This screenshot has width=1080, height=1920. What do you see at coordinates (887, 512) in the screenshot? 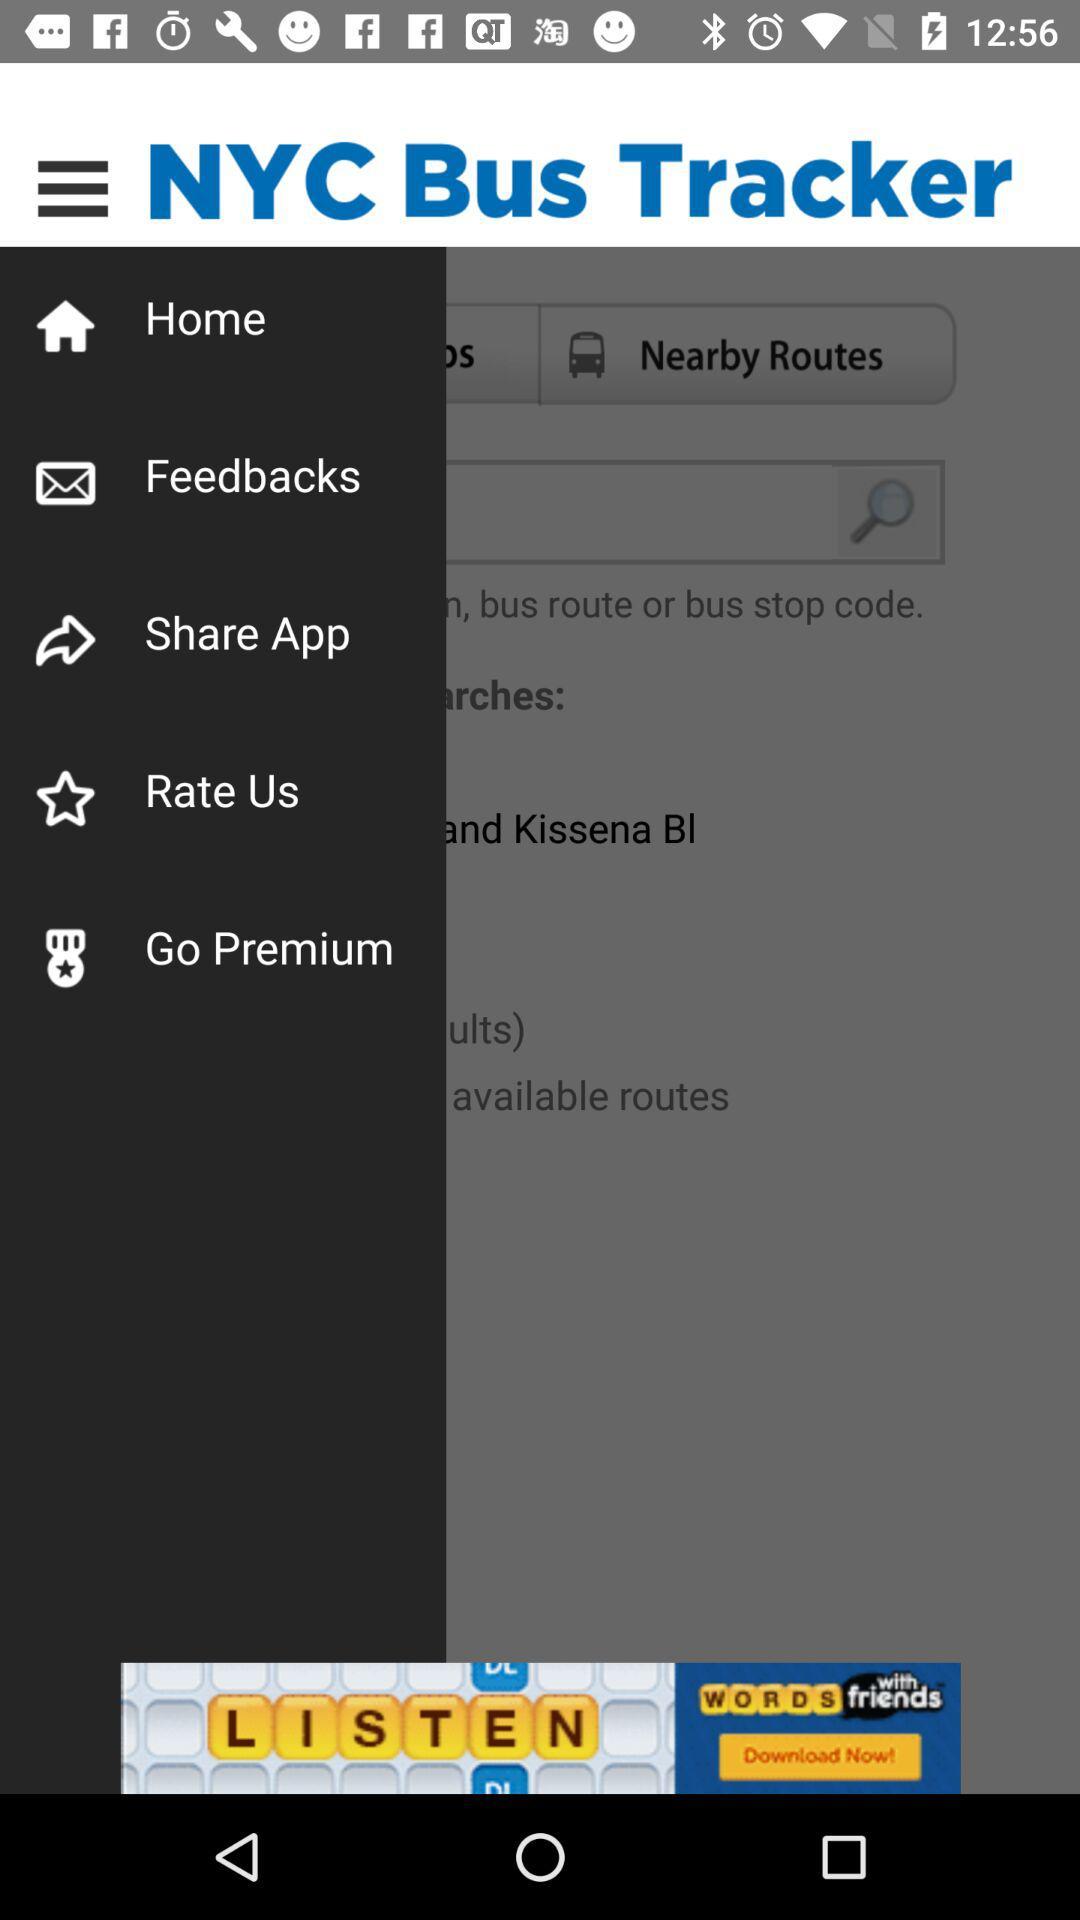
I see `the search icon` at bounding box center [887, 512].